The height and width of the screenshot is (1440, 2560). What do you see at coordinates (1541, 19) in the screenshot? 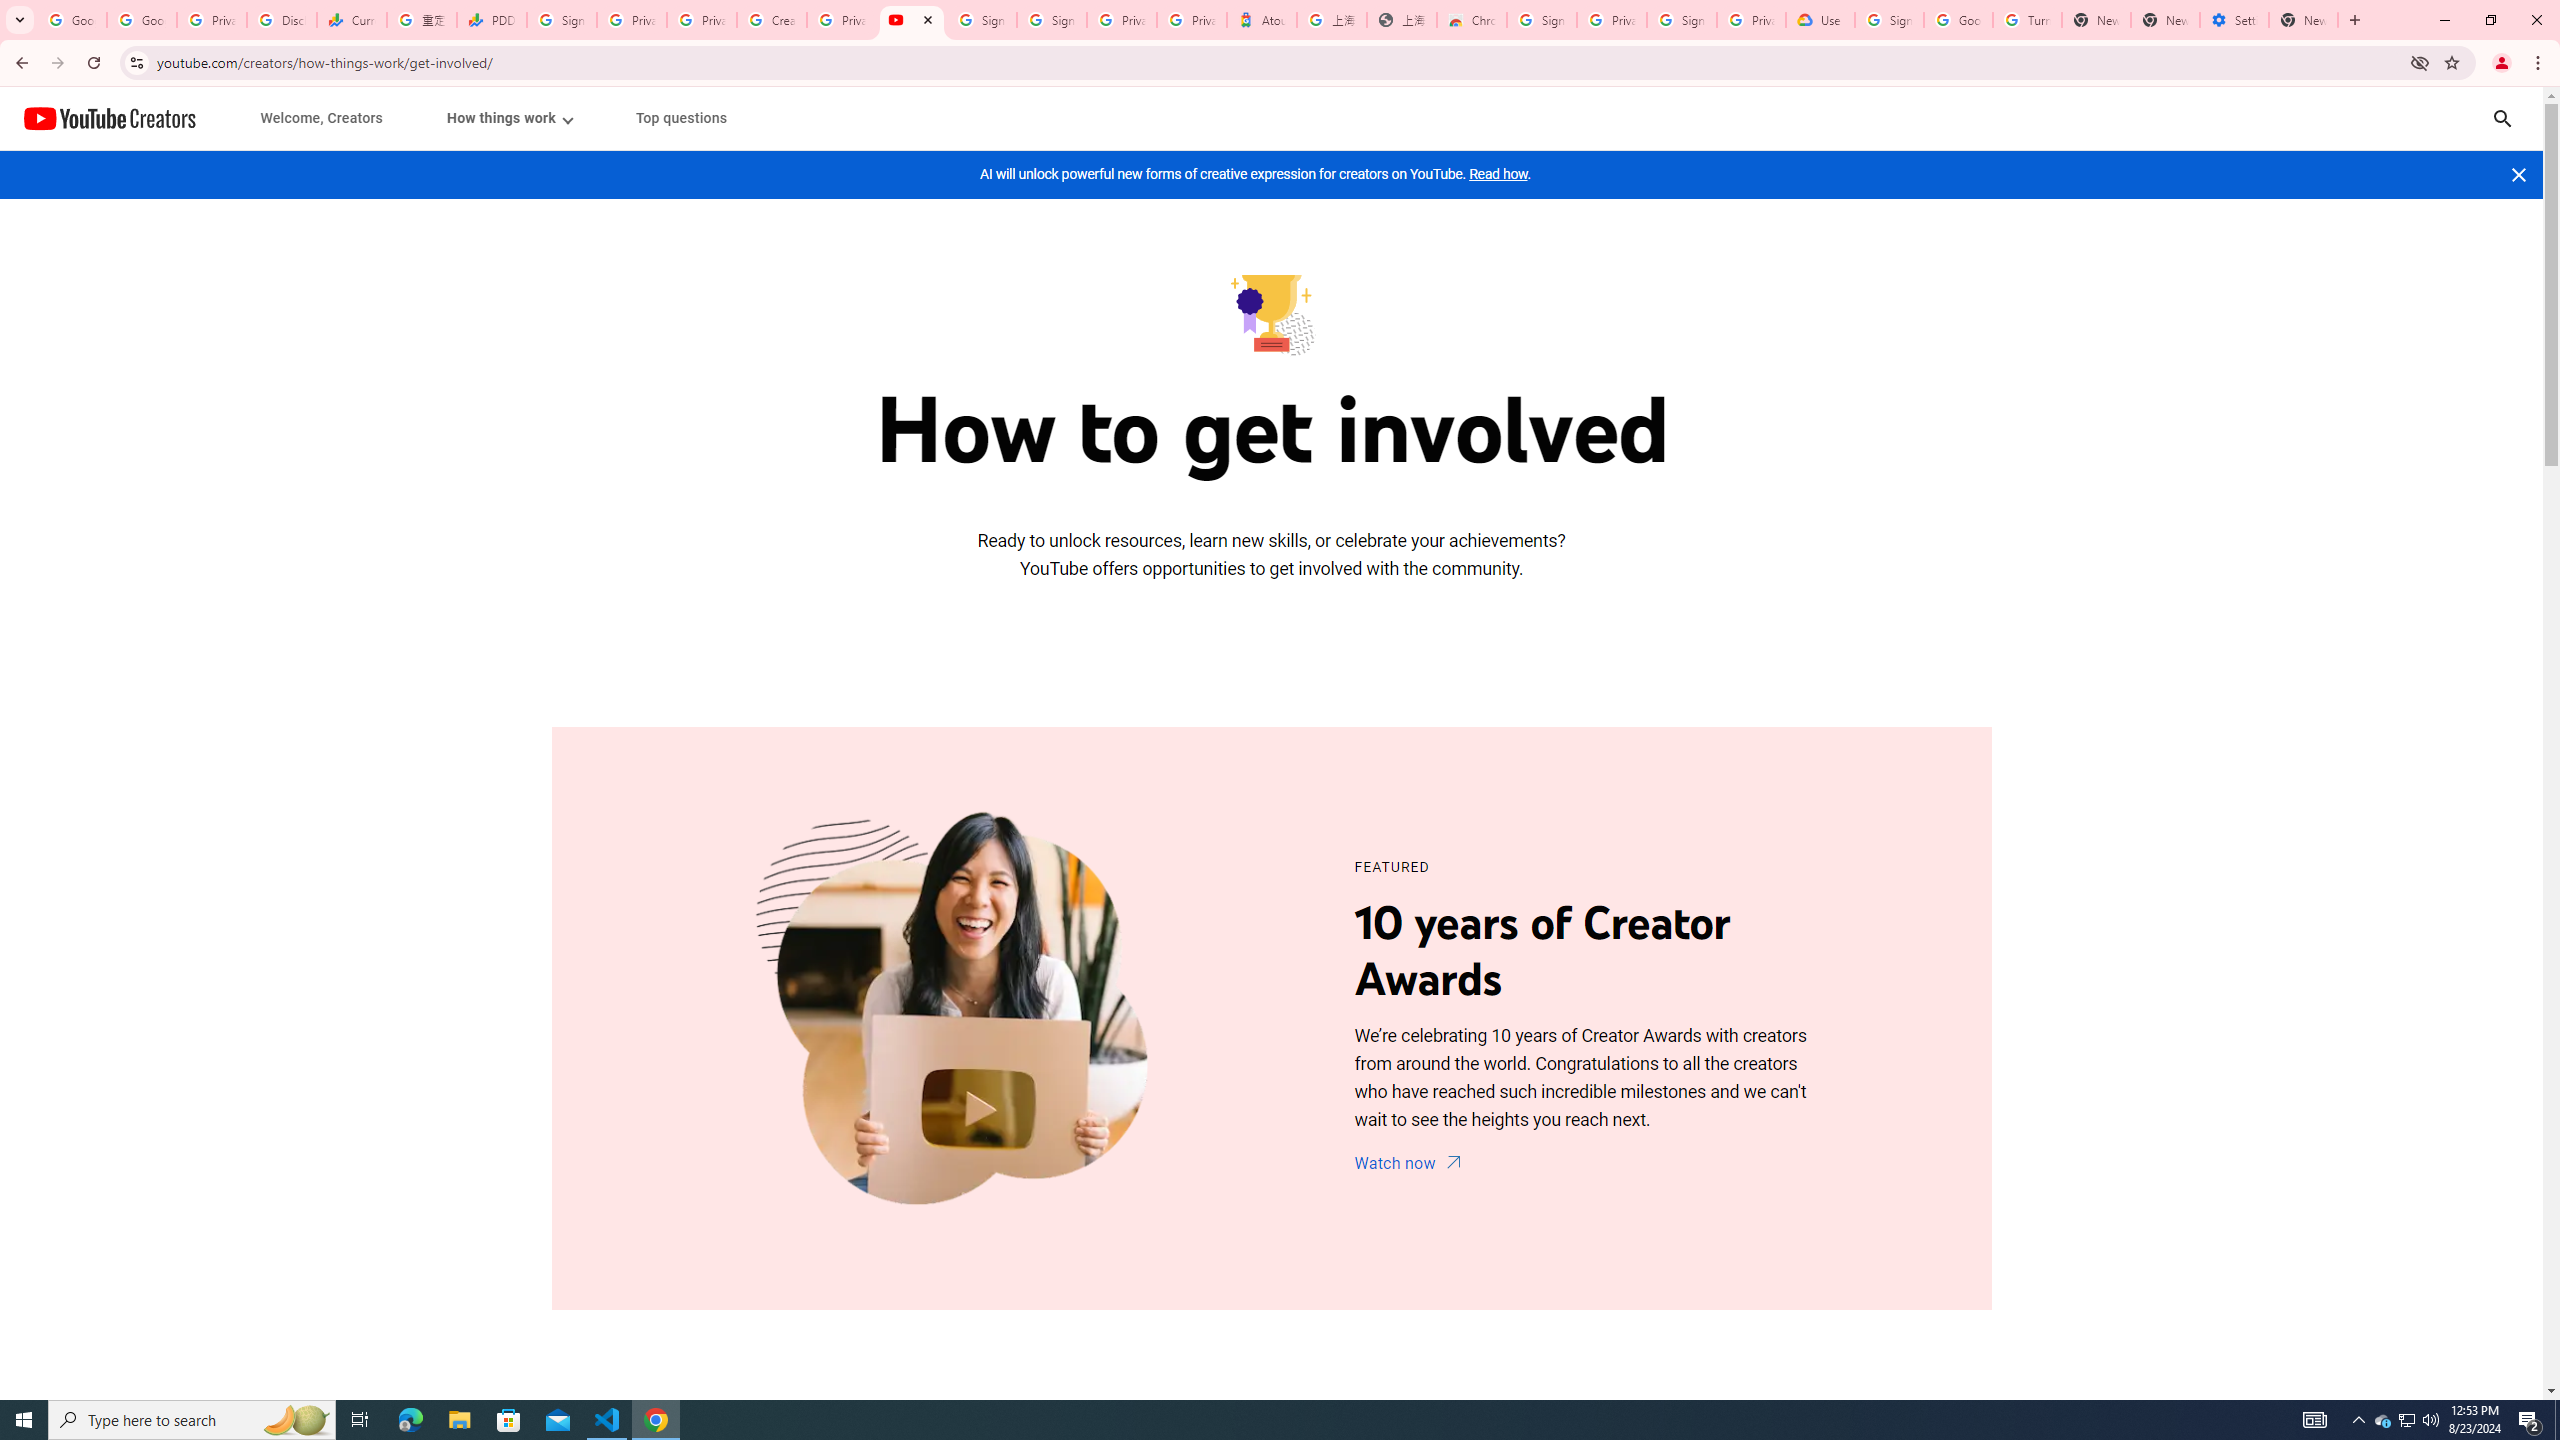
I see `'Sign in - Google Accounts'` at bounding box center [1541, 19].